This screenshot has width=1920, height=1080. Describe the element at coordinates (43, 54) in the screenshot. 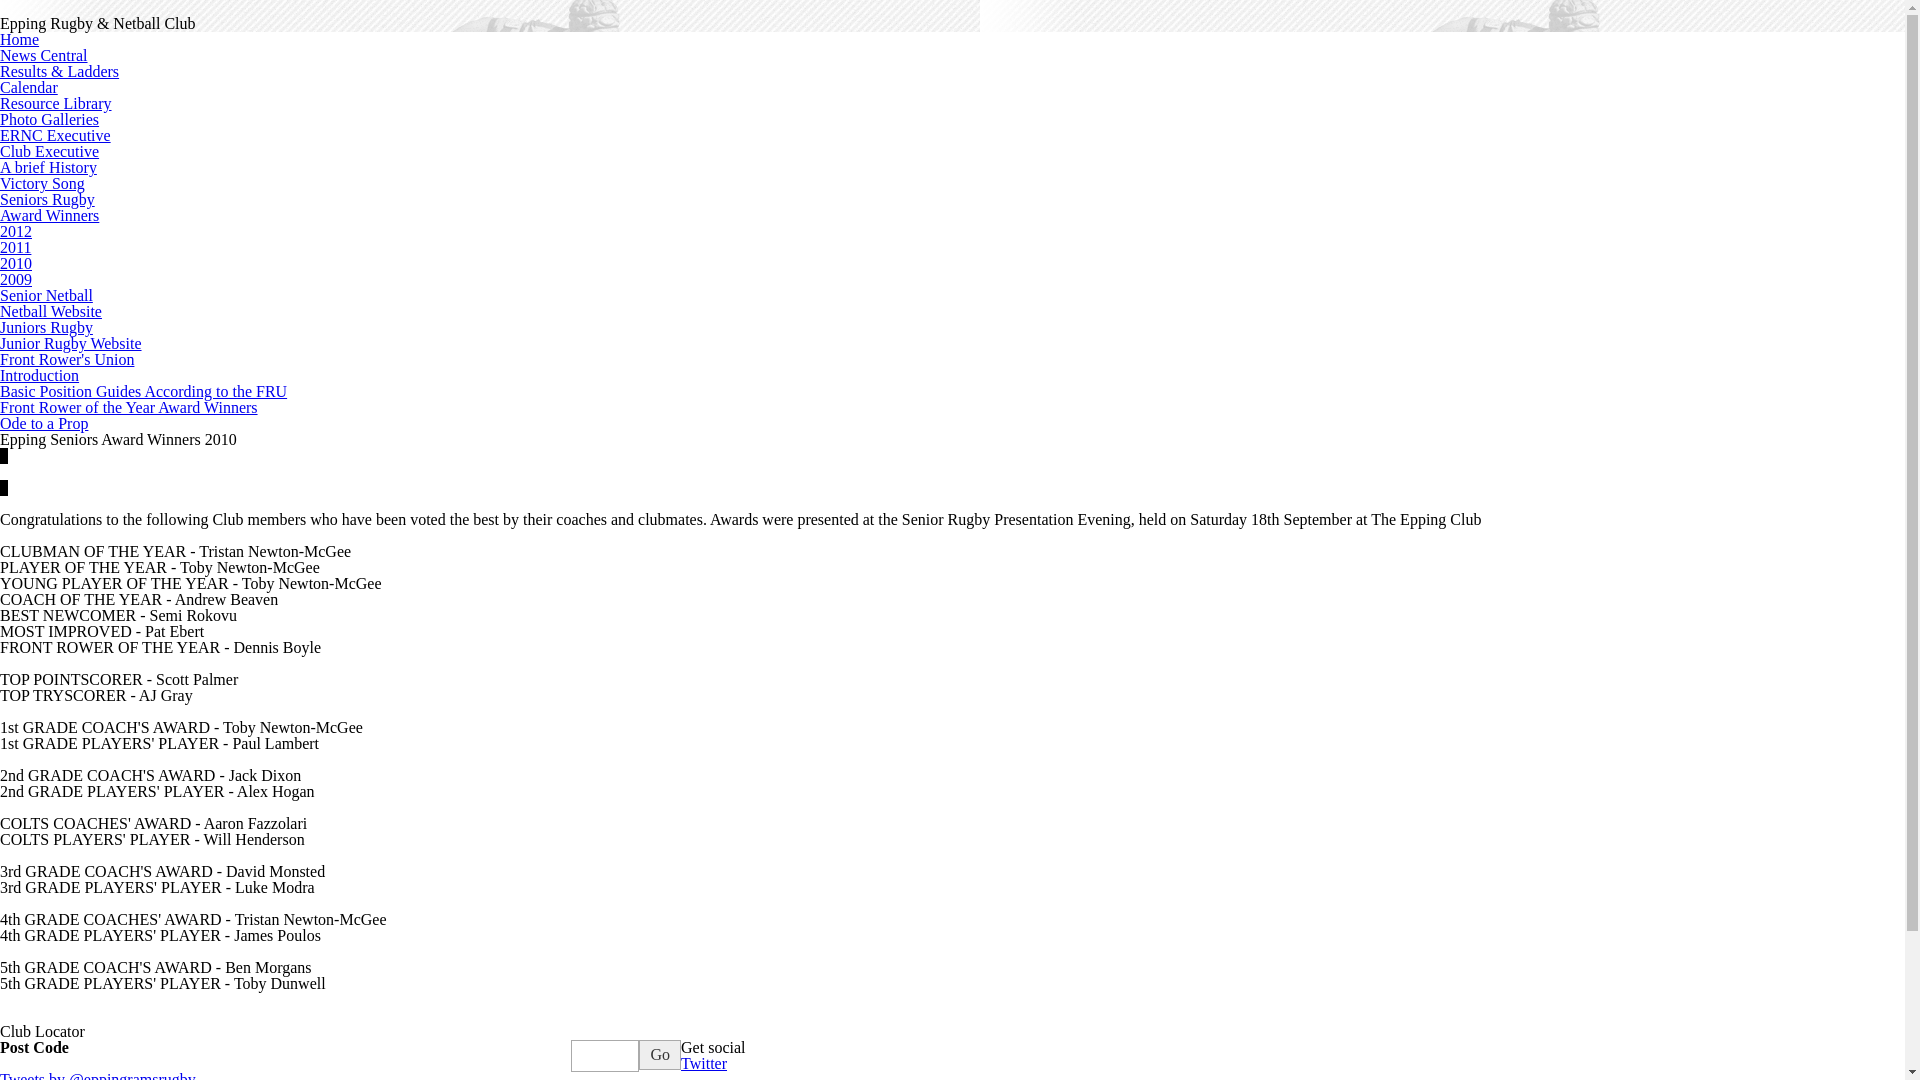

I see `'News Central'` at that location.